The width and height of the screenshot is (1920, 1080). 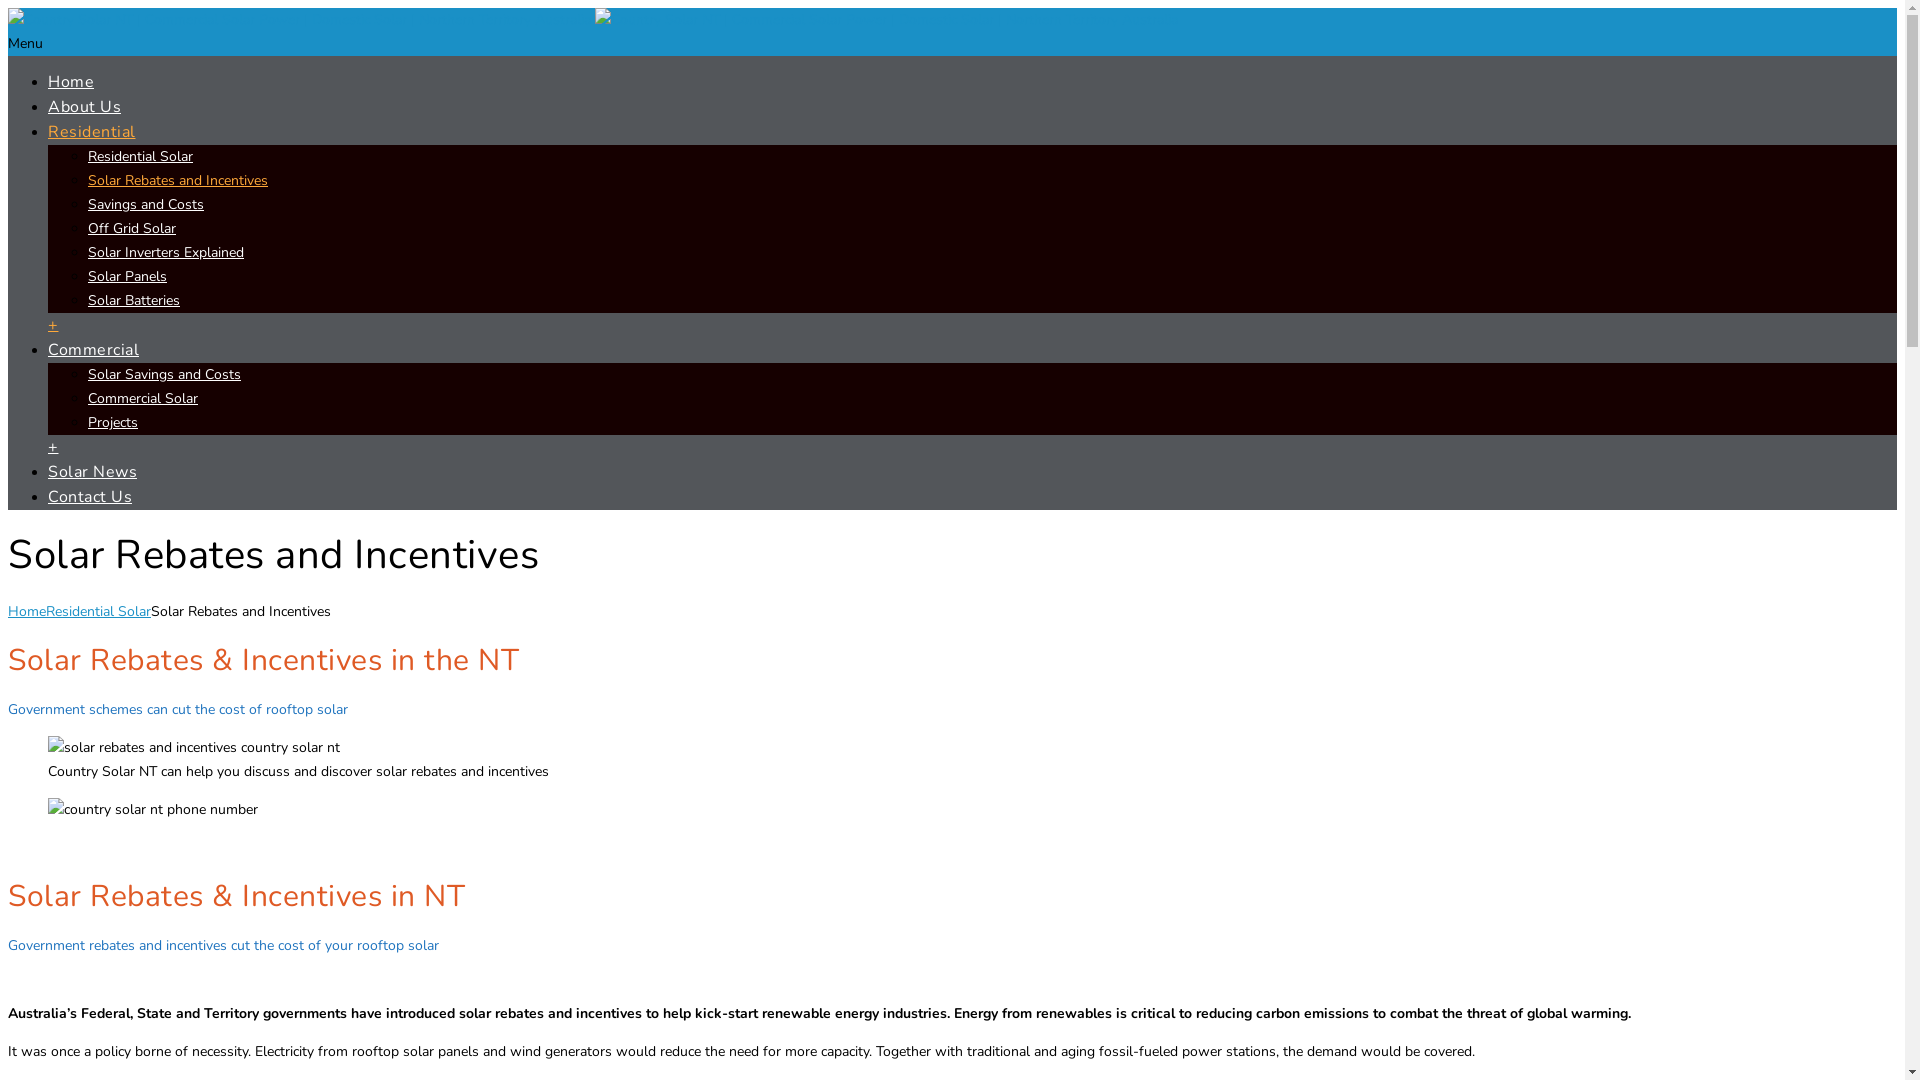 What do you see at coordinates (97, 610) in the screenshot?
I see `'Residential Solar'` at bounding box center [97, 610].